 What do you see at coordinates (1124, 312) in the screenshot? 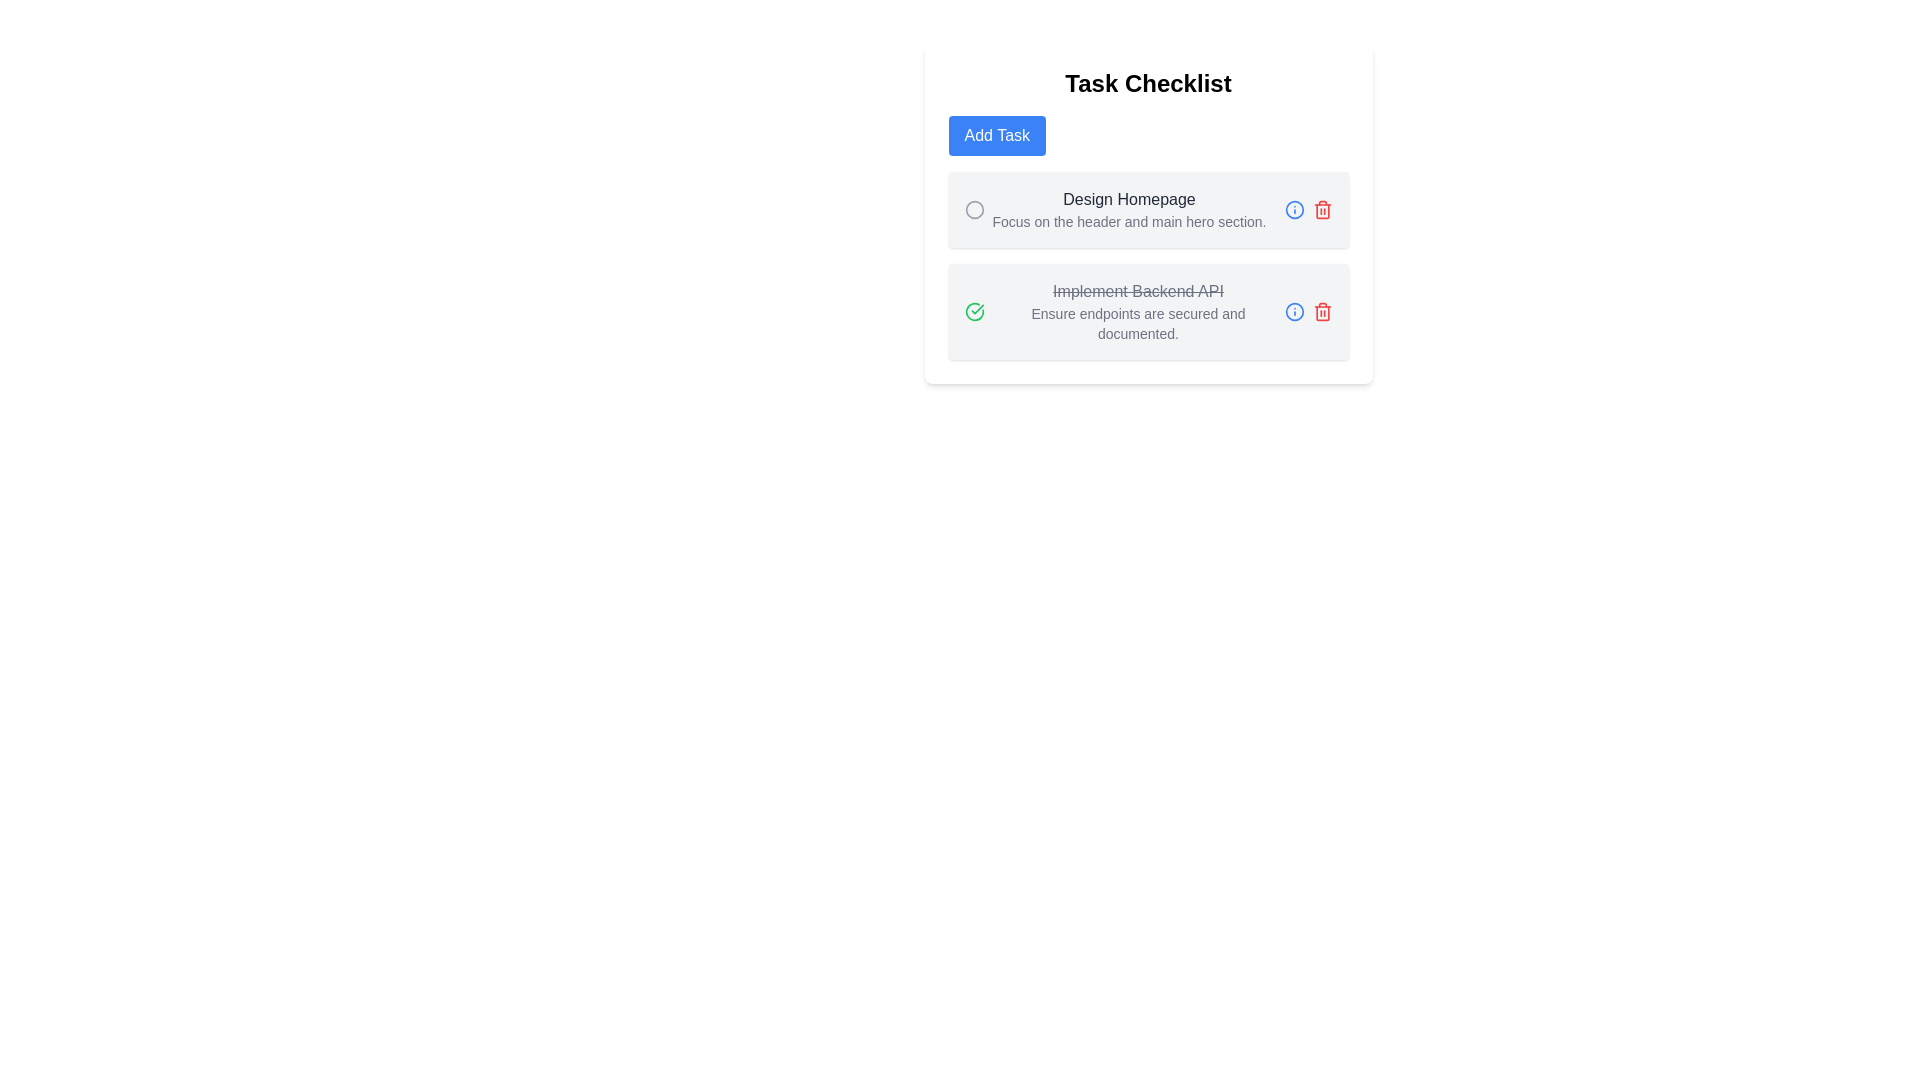
I see `the Task Item Description Field that features a strikethrough title 'Implement Backend API' and a subtitle 'Ensure endpoints are secured and documented.' to interact with it` at bounding box center [1124, 312].